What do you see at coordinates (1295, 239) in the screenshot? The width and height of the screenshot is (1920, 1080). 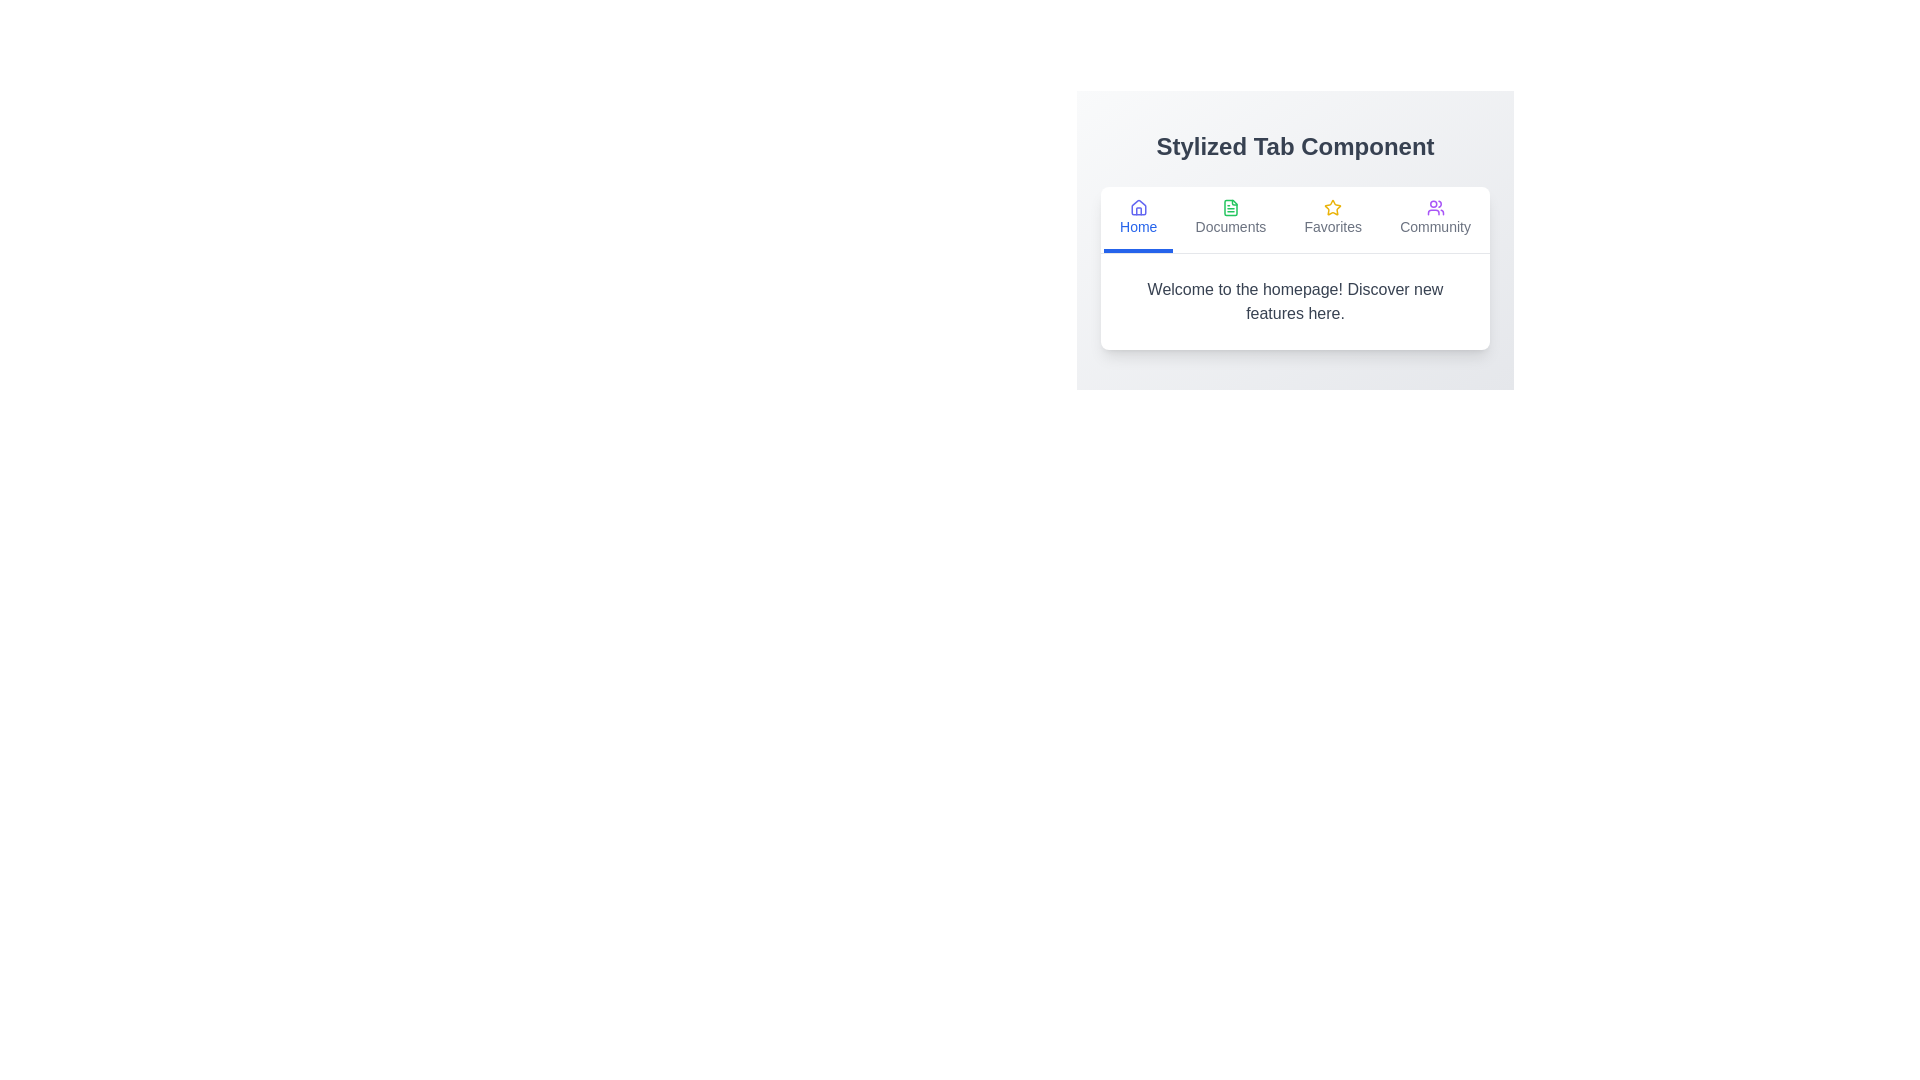 I see `the tab in the Tabbed Navigation Component` at bounding box center [1295, 239].